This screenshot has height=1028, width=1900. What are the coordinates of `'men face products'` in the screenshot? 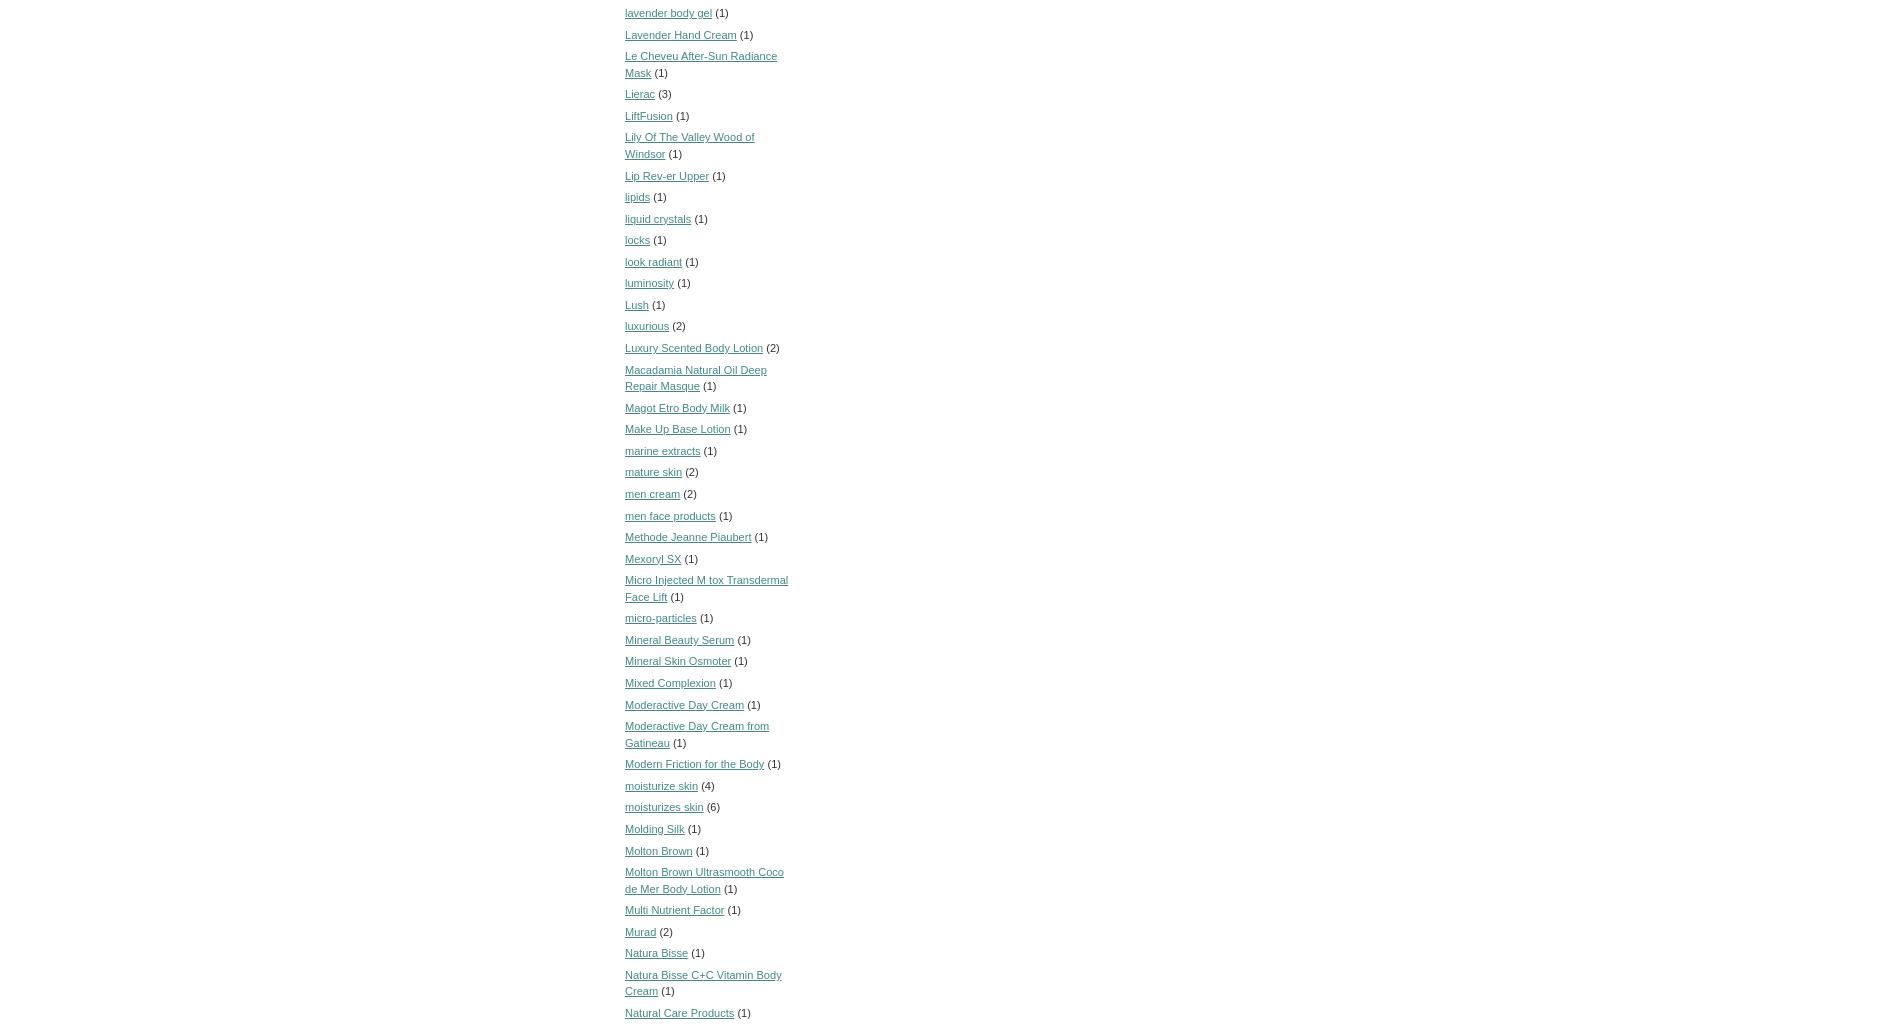 It's located at (624, 515).